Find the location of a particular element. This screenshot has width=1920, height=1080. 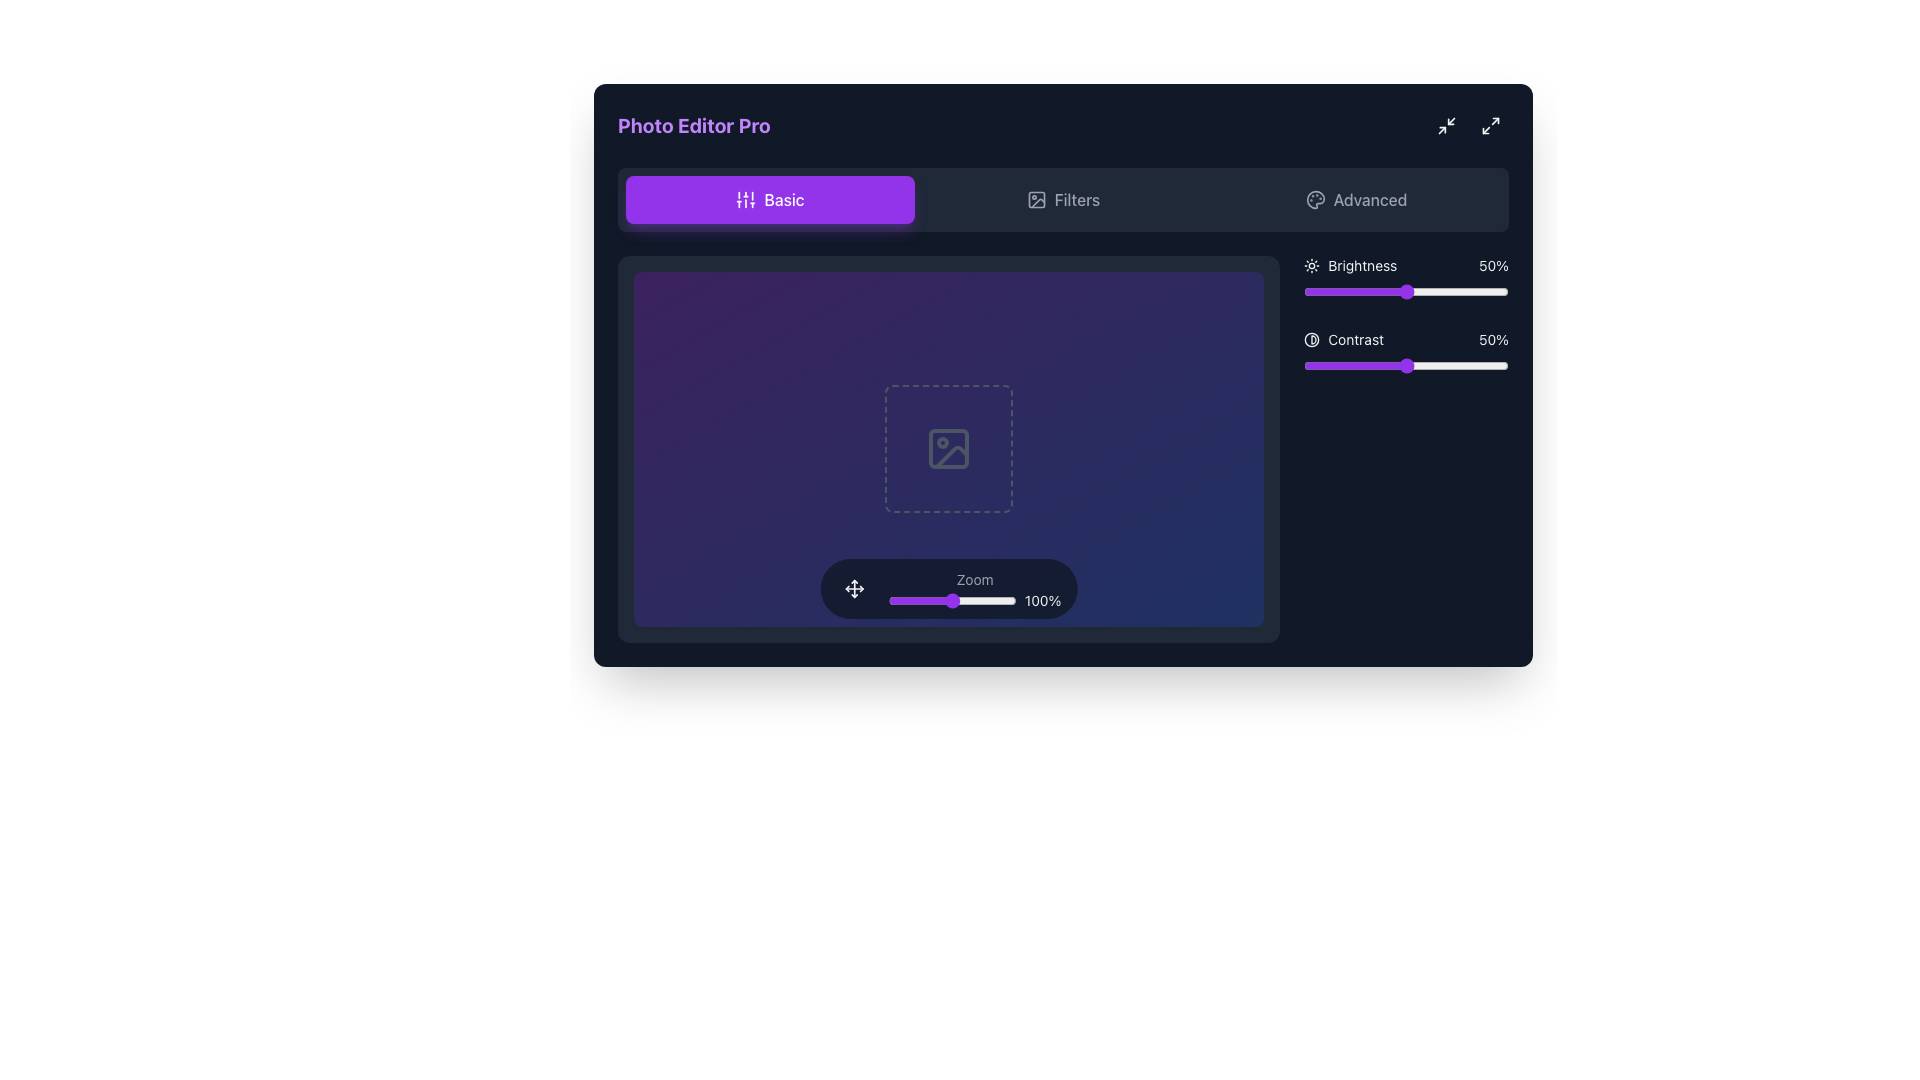

slider value is located at coordinates (1322, 292).